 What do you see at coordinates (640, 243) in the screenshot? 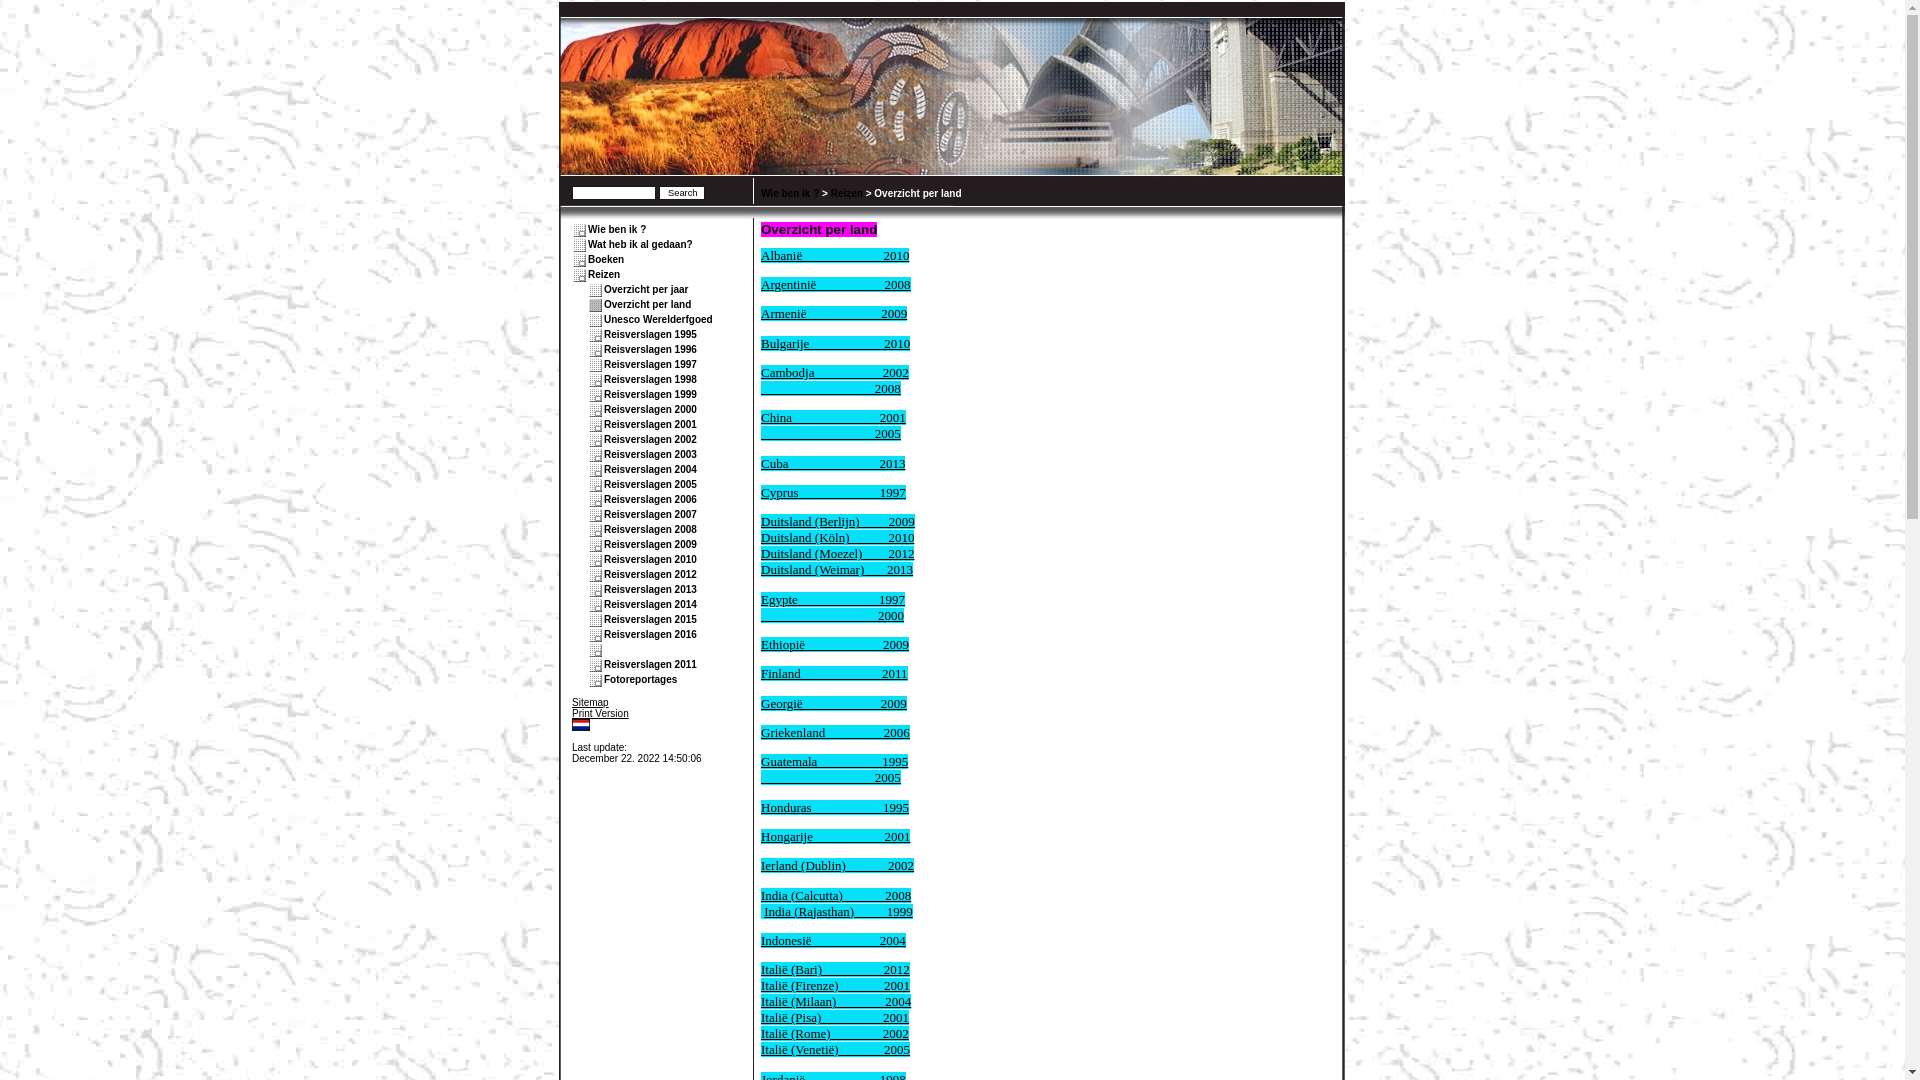
I see `'Wat heb ik al gedaan?'` at bounding box center [640, 243].